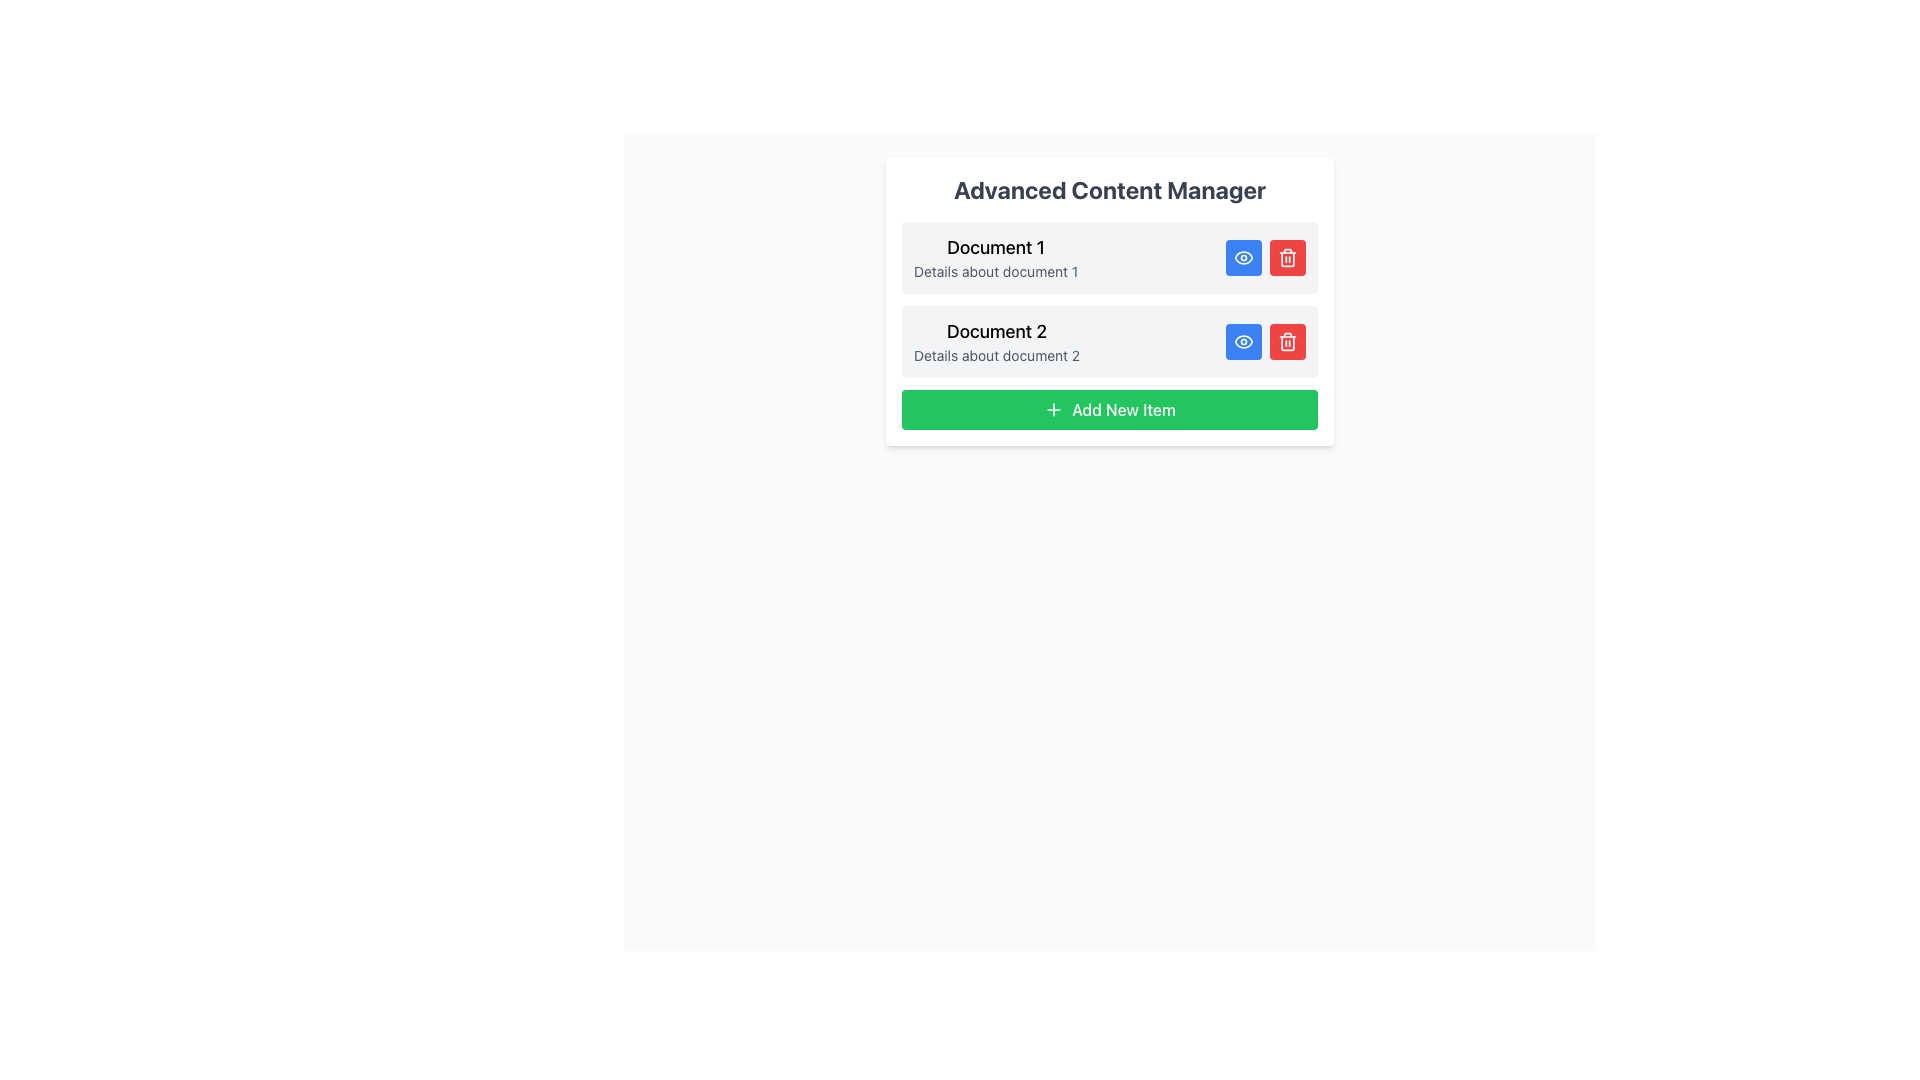  Describe the element at coordinates (1242, 341) in the screenshot. I see `the blue circular button with an eye-shaped icon, the second button associated with 'Document 2'` at that location.